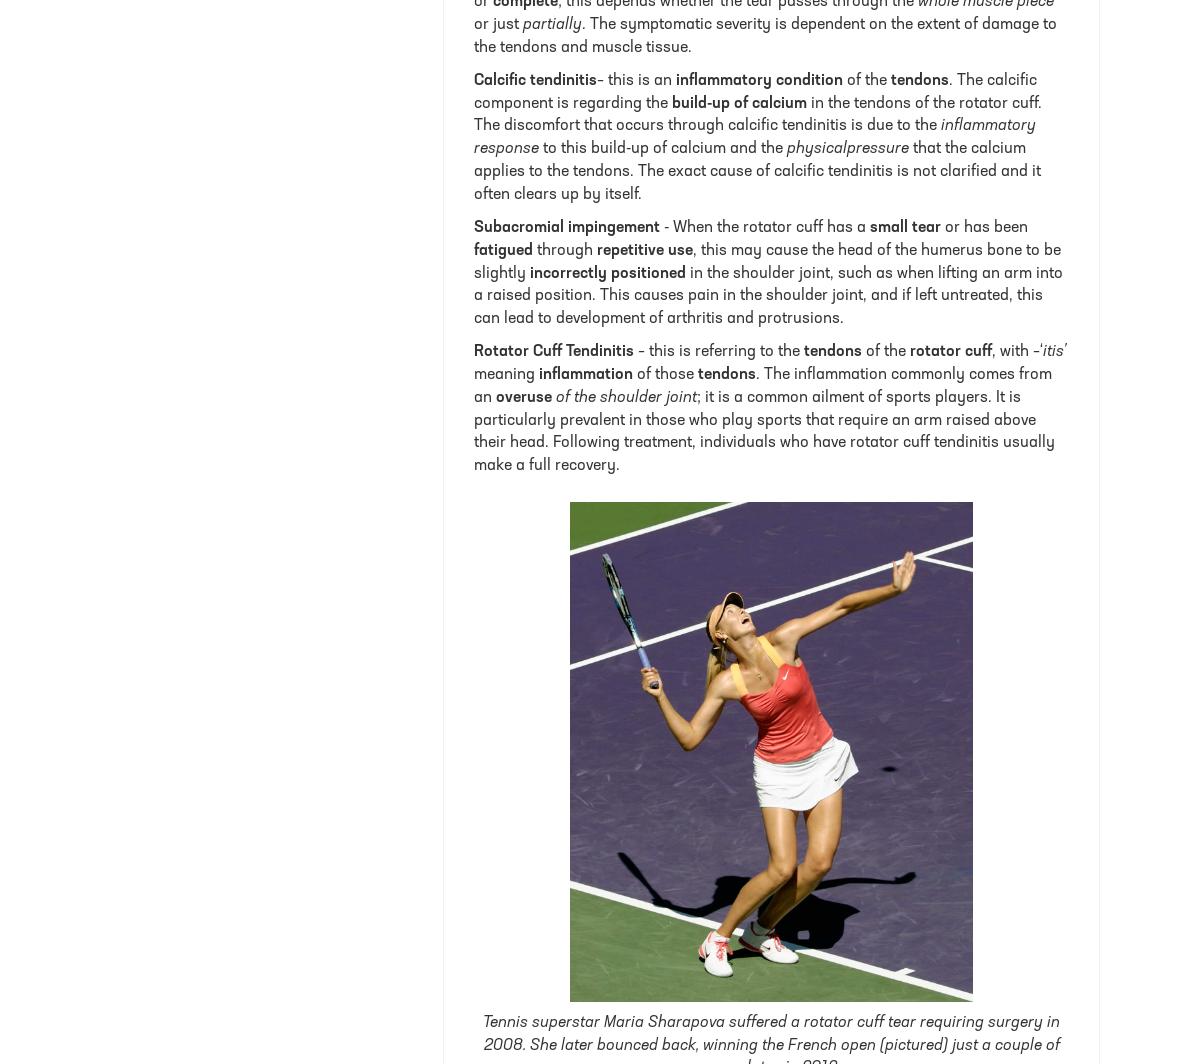 Image resolution: width=1200 pixels, height=1064 pixels. I want to click on 'in the shoulder joint, such as when lifting an arm into a raised position. This causes pain in the shoulder joint, and if left untreated, this can lead to development of arthritis and protrusions.', so click(767, 296).